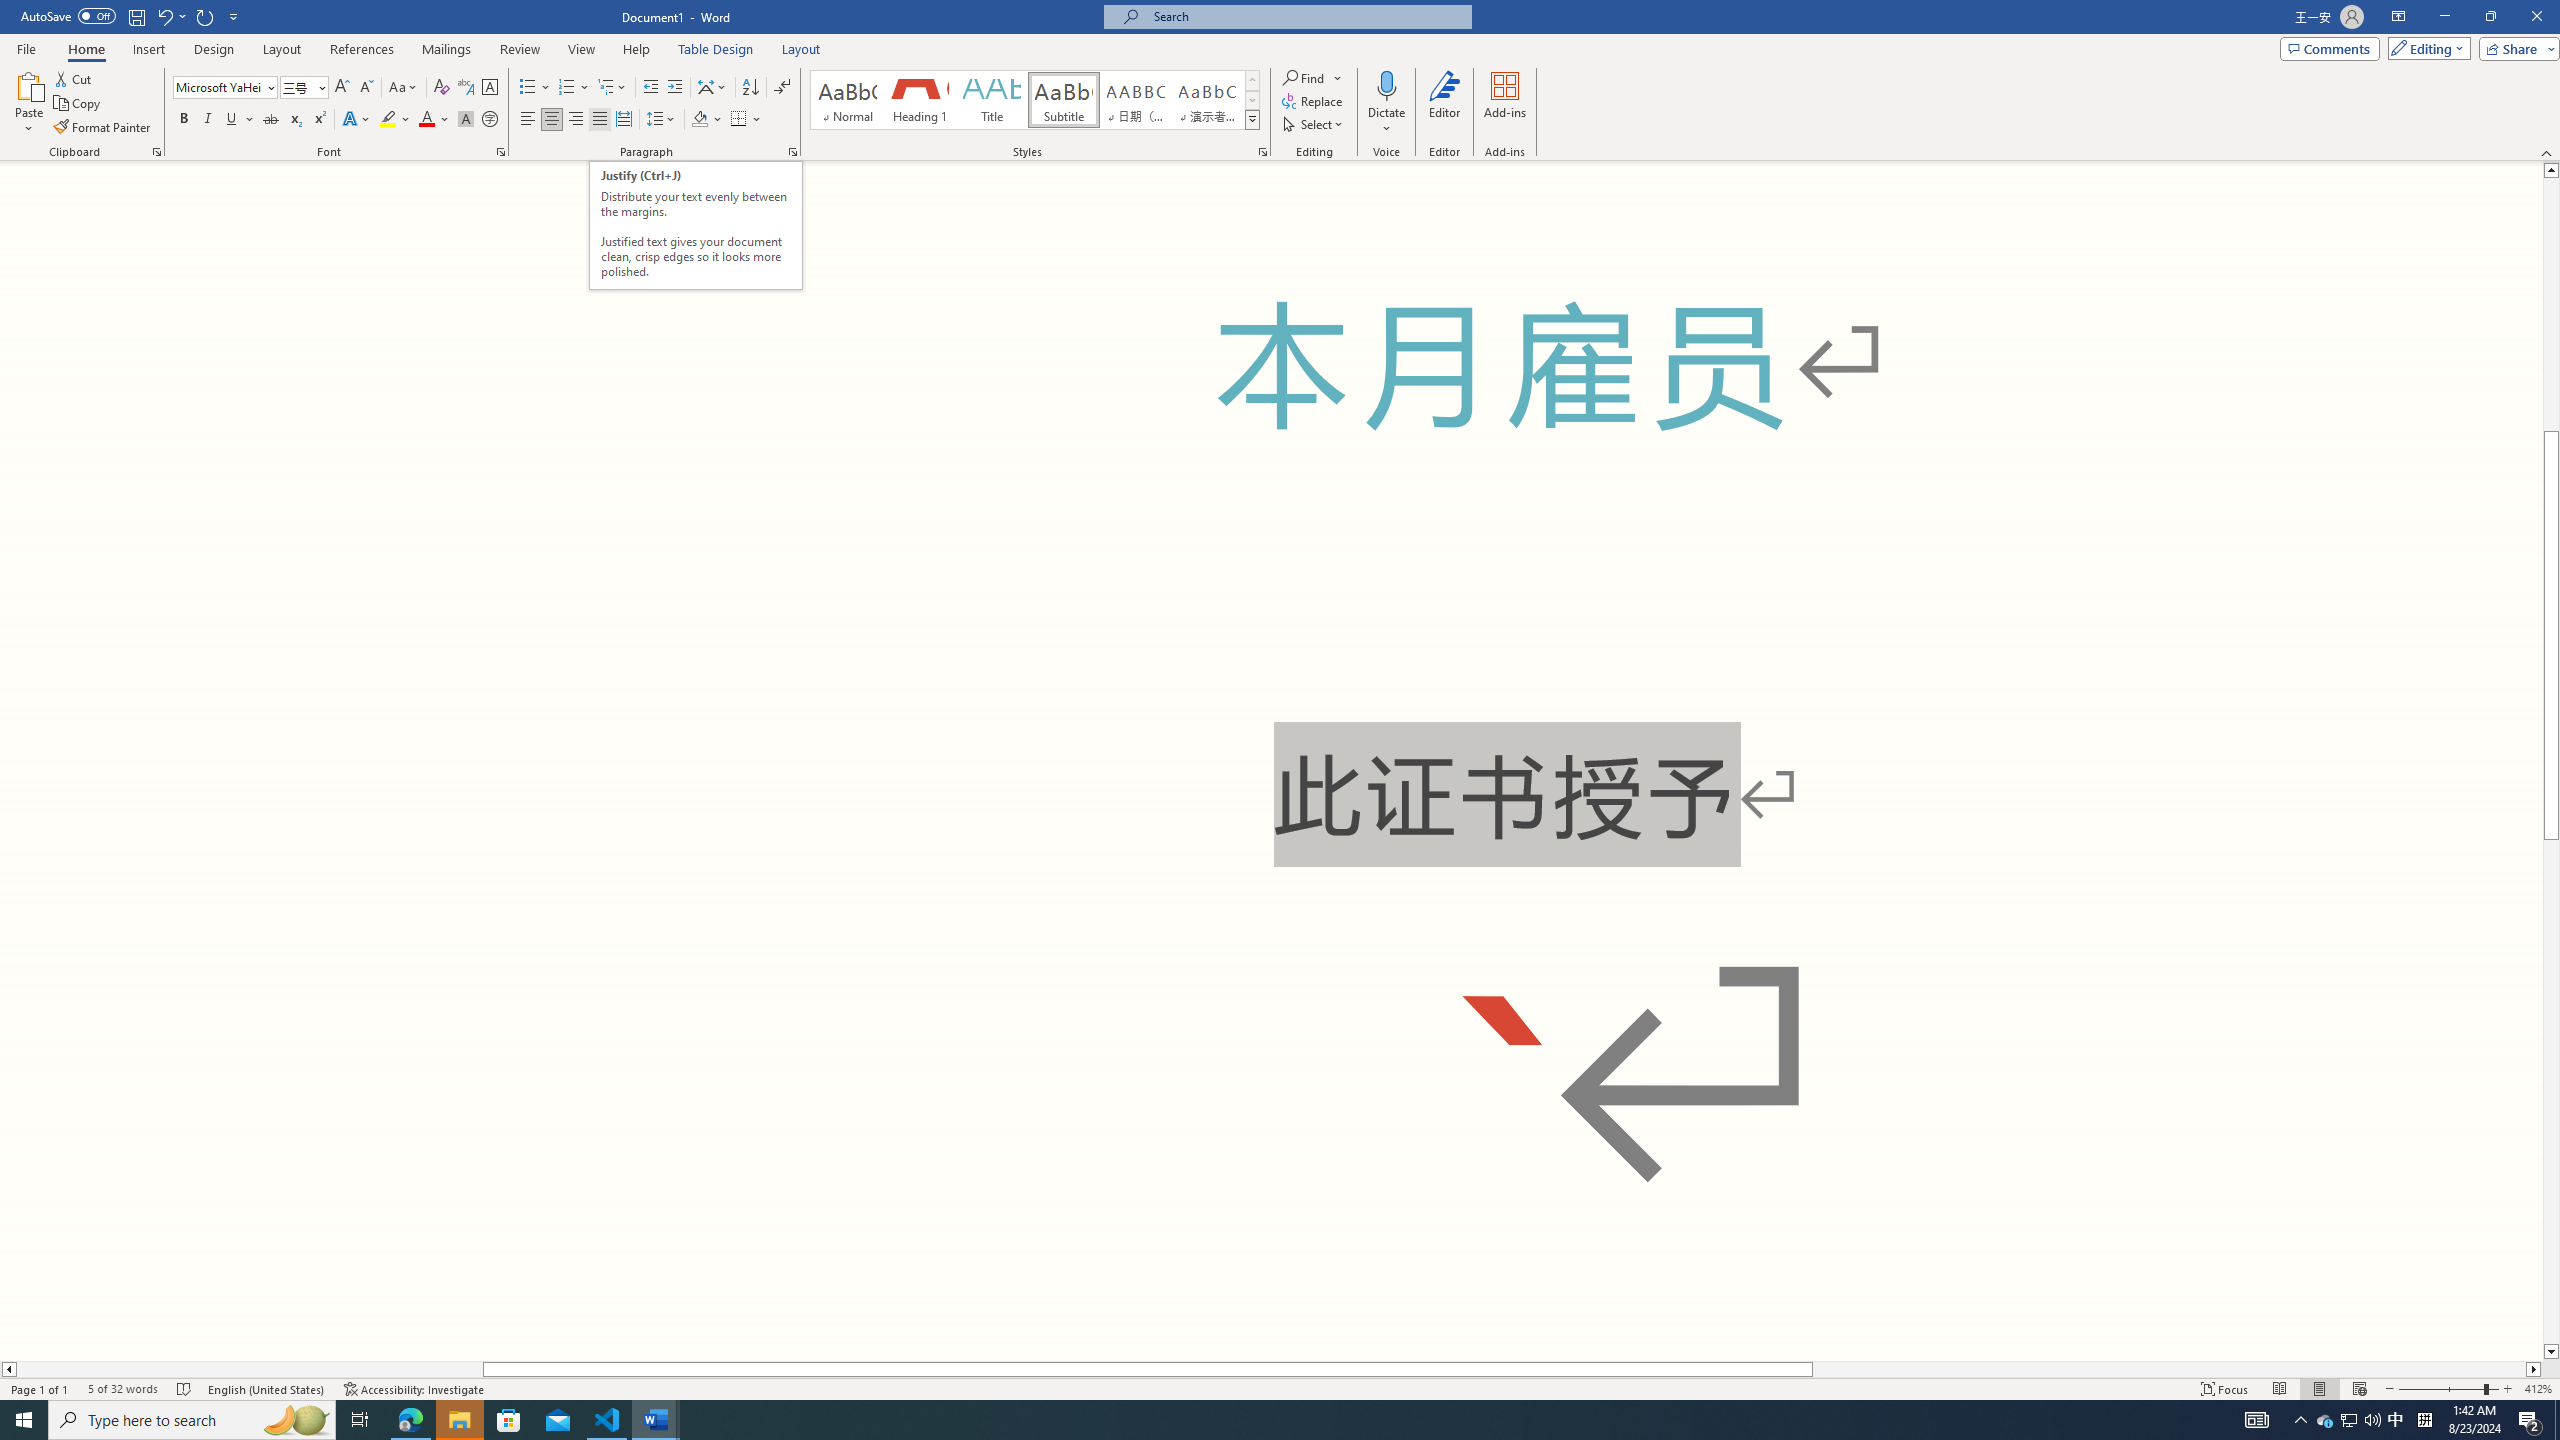 This screenshot has width=2560, height=1440. Describe the element at coordinates (1444, 103) in the screenshot. I see `'Editor'` at that location.